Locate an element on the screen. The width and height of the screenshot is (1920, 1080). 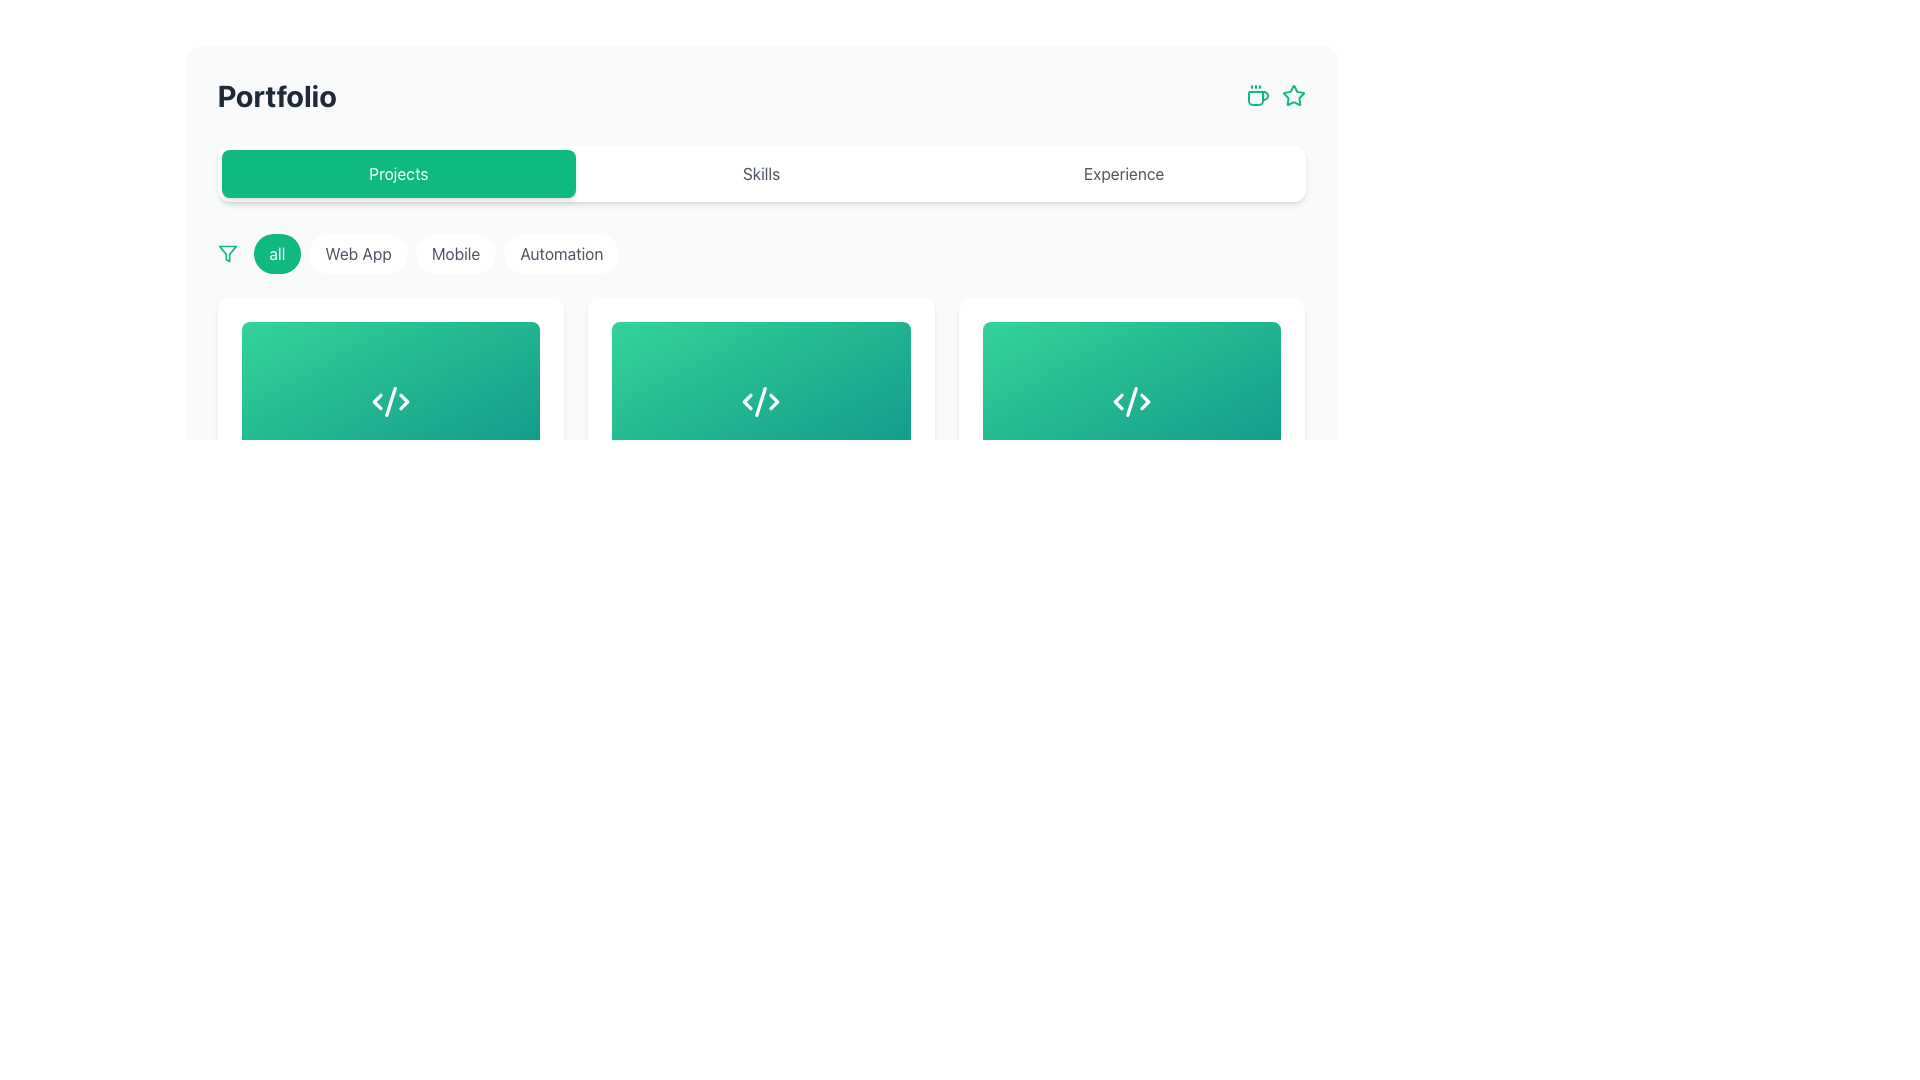
the third card in the portfolio section under the 'Projects' tab, which features a gradient green-to-teal background and a centered coding symbol icon is located at coordinates (1132, 401).